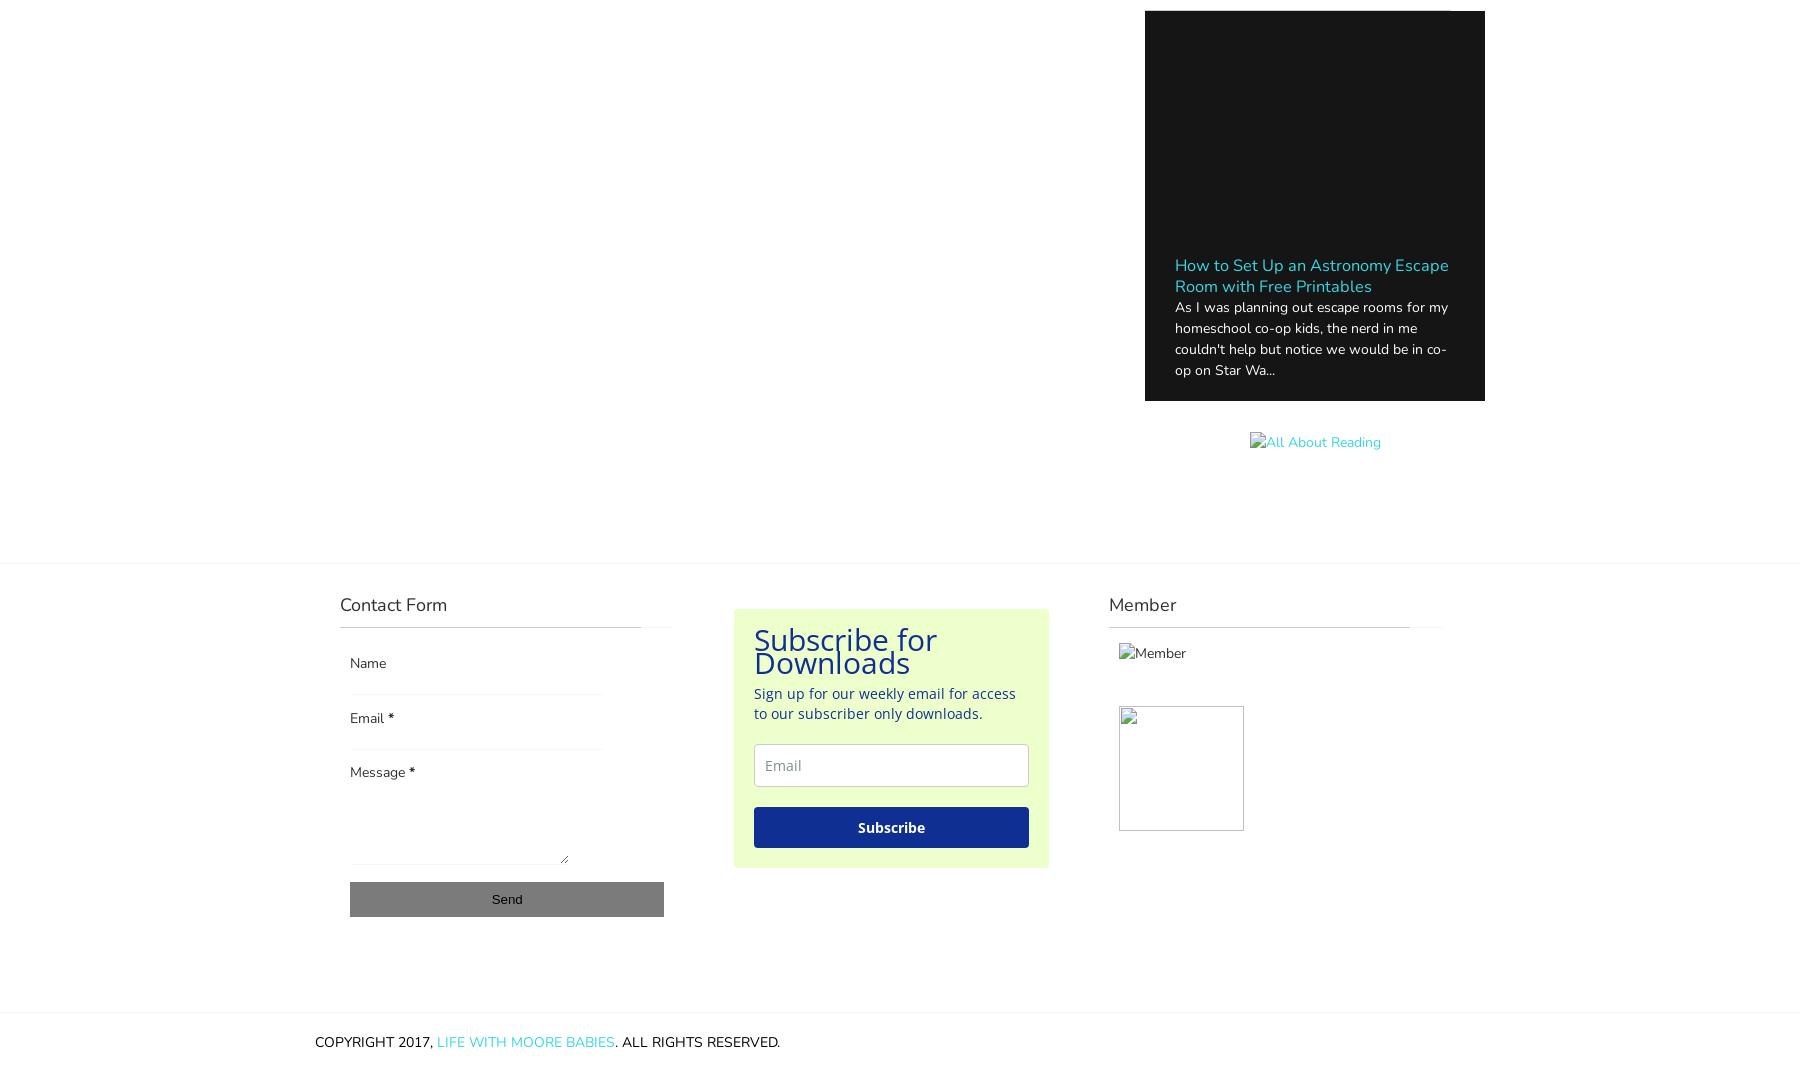 The width and height of the screenshot is (1800, 1072). I want to click on 'Message', so click(379, 772).